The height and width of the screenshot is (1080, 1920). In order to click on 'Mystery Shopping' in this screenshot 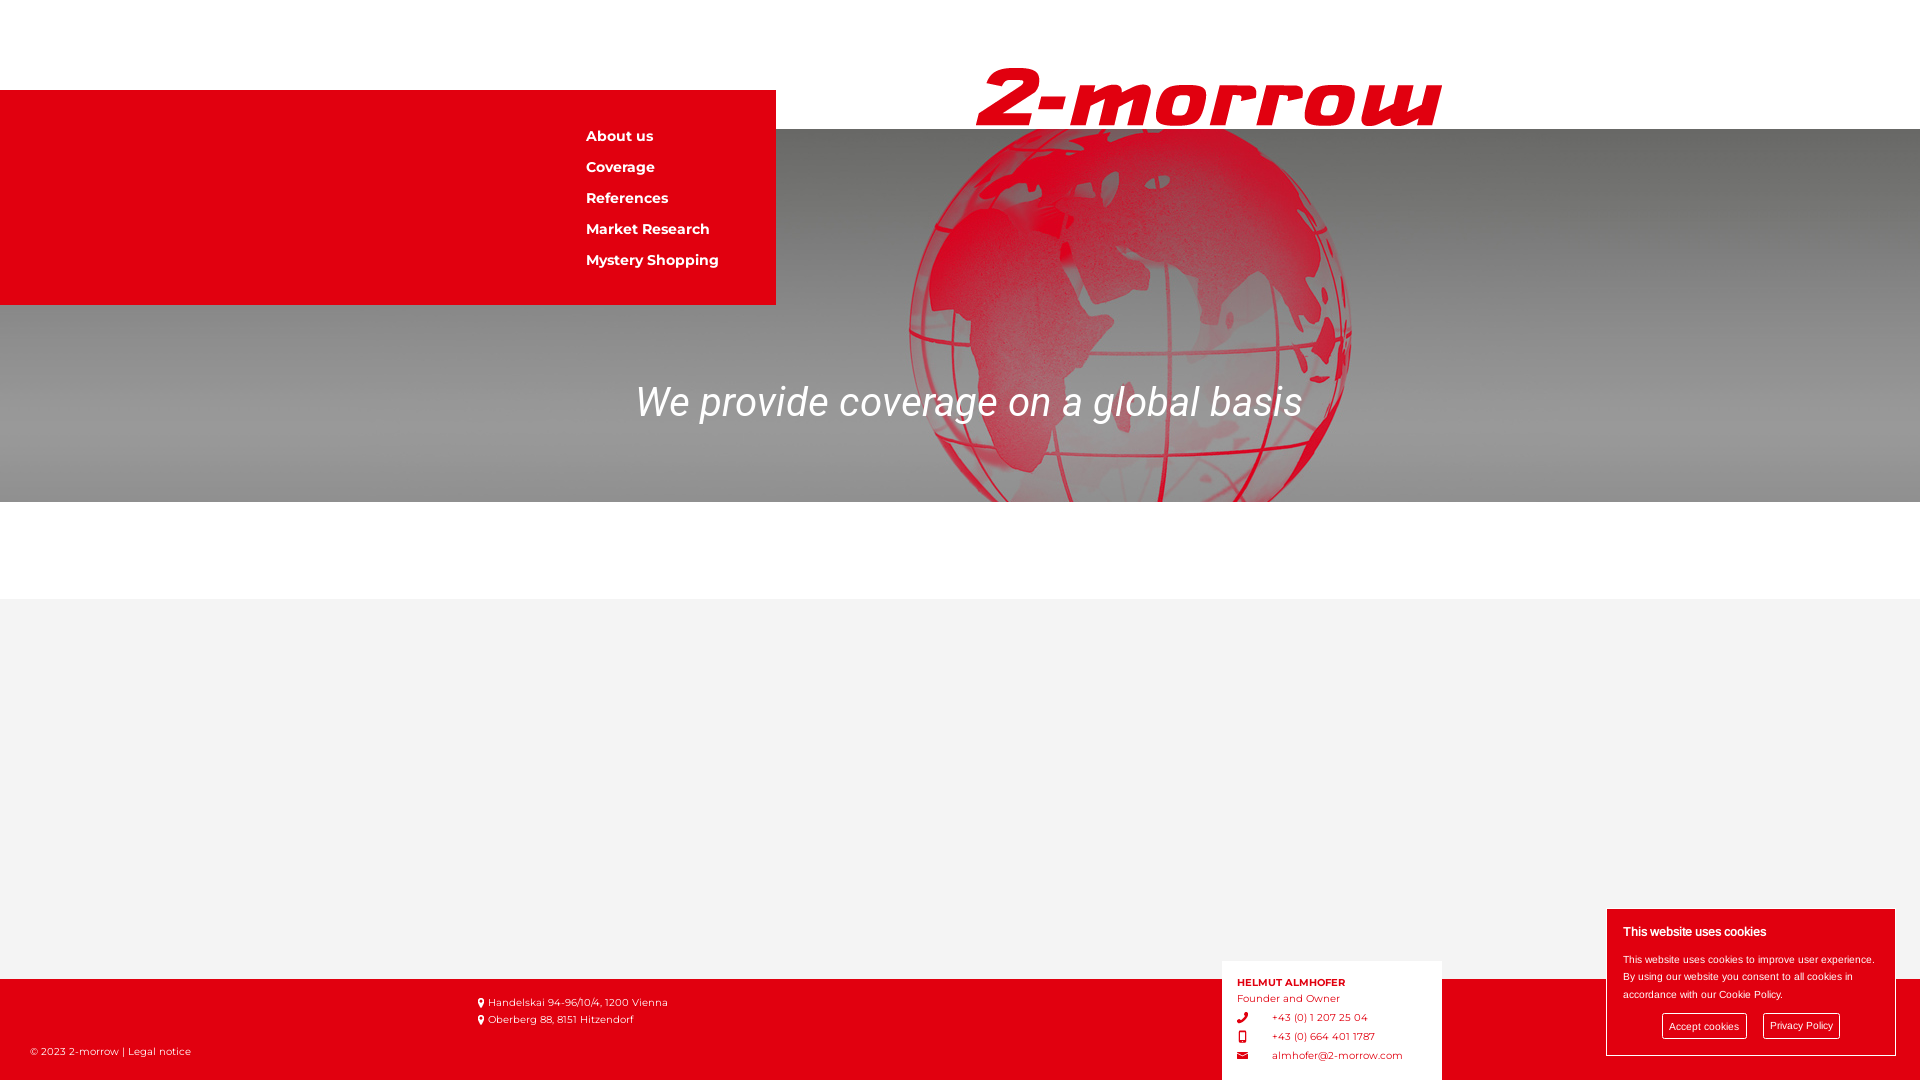, I will do `click(666, 258)`.